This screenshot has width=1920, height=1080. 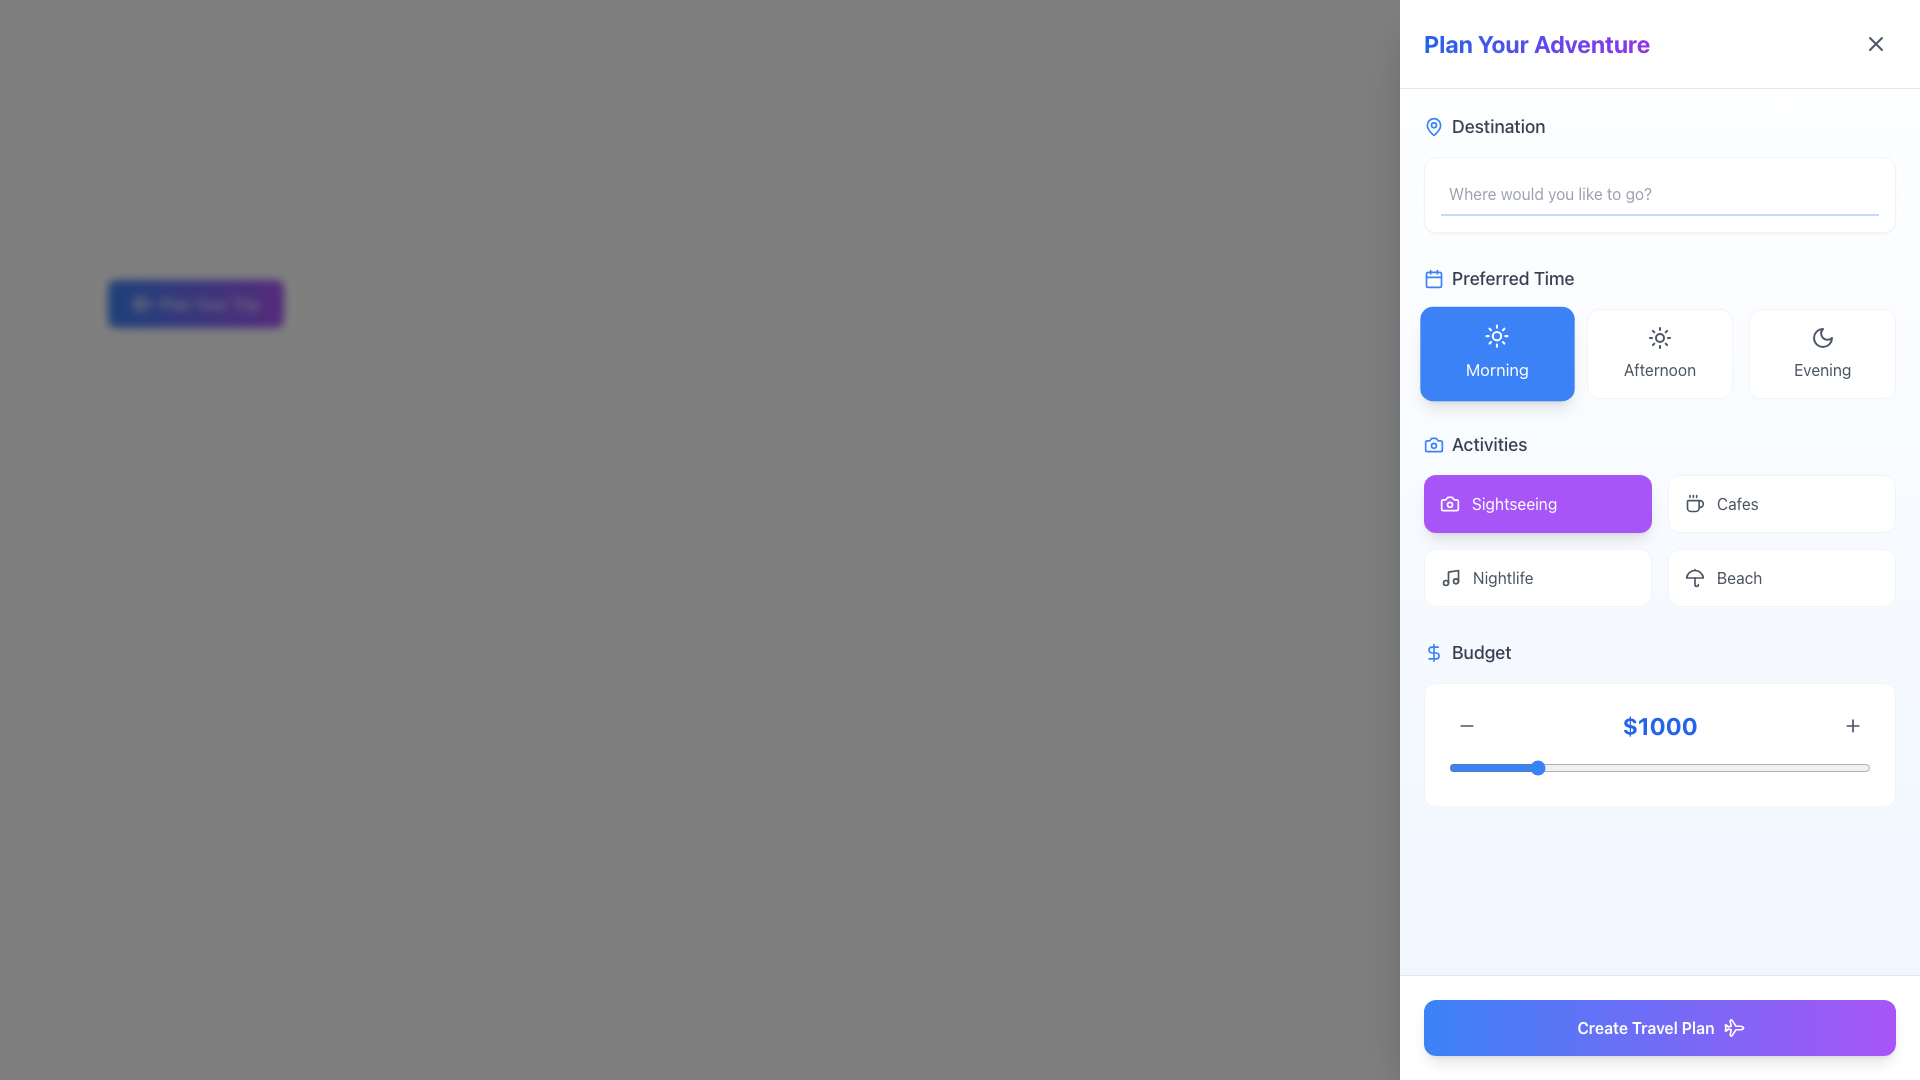 I want to click on the budget value, so click(x=1849, y=766).